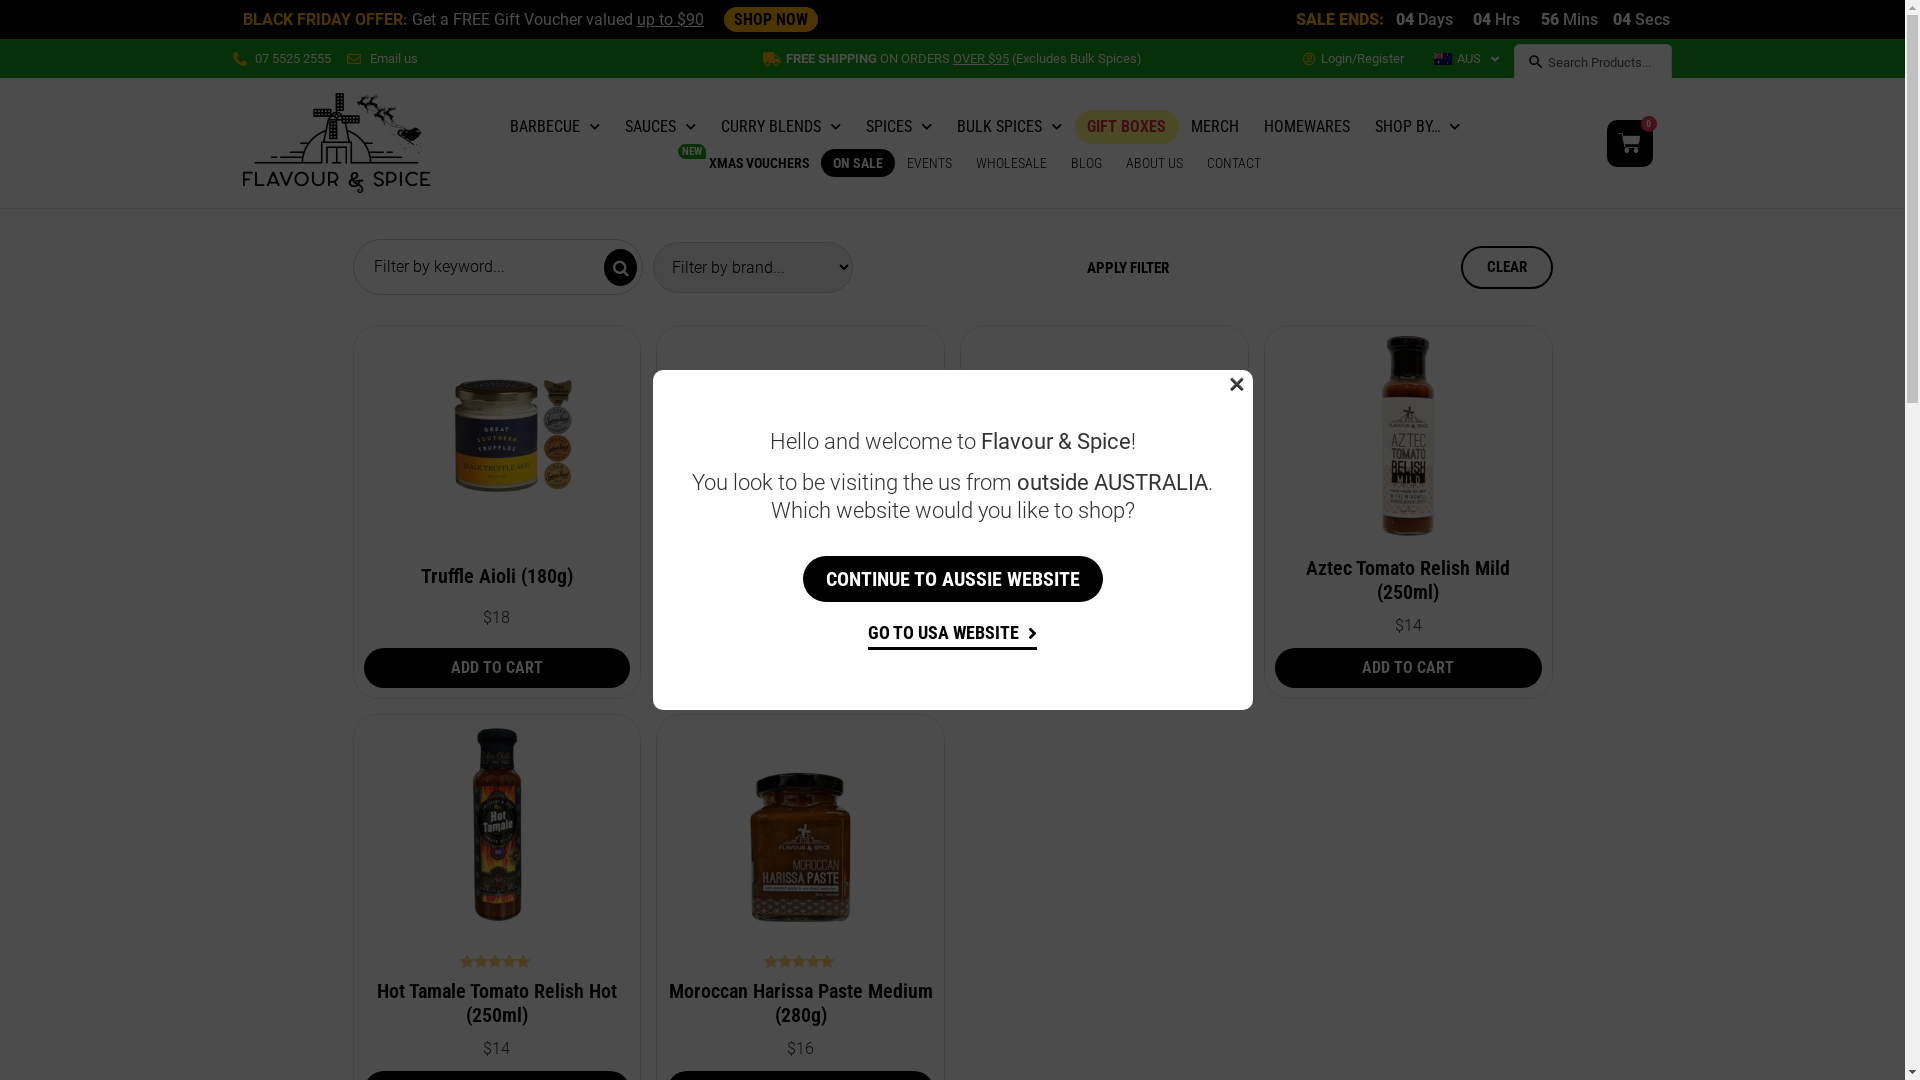 The width and height of the screenshot is (1920, 1080). I want to click on 'XMAS VOUCHERS', so click(757, 161).